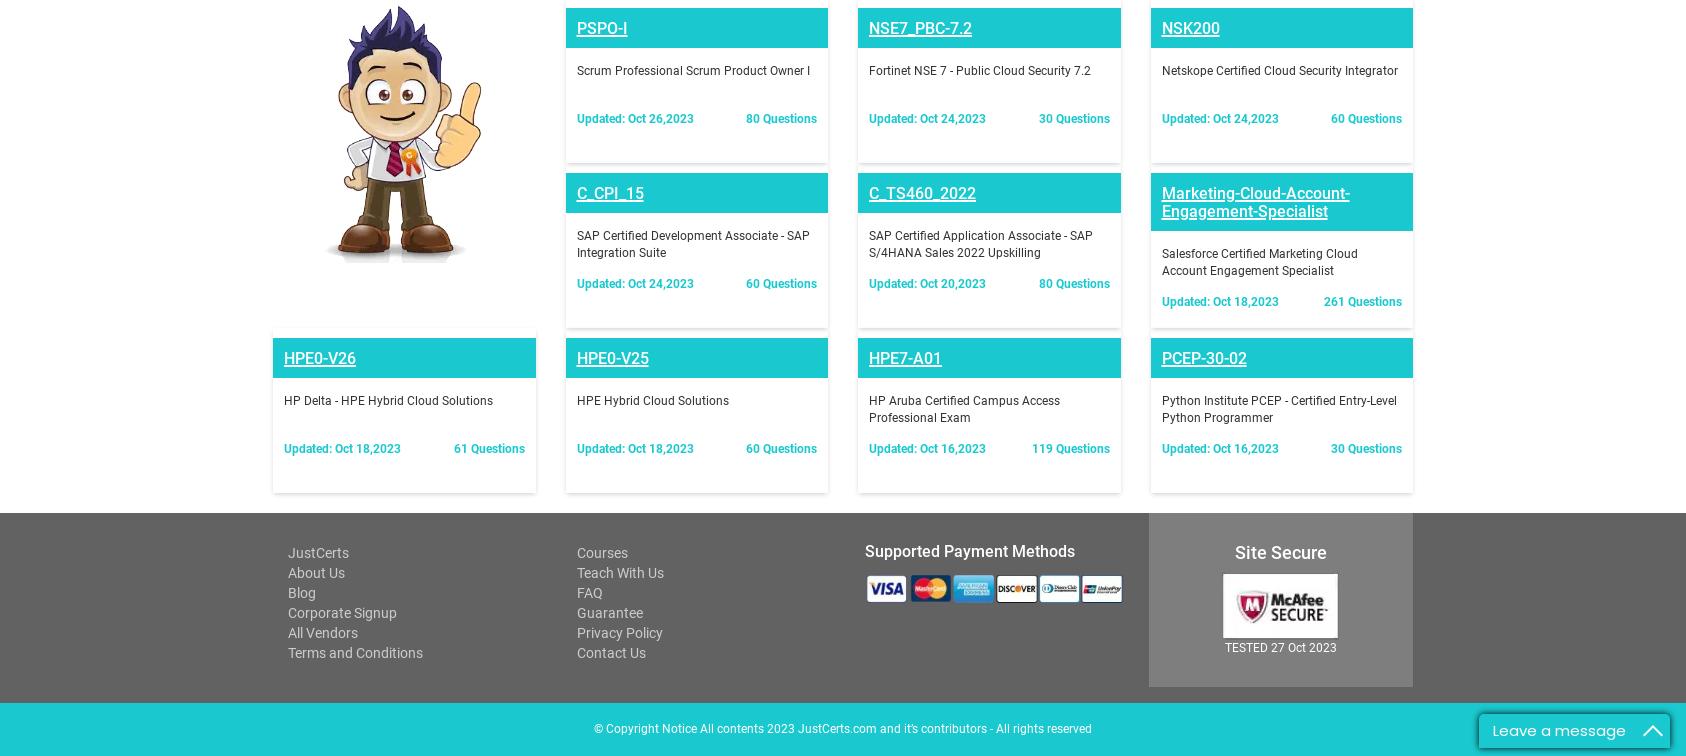  Describe the element at coordinates (574, 392) in the screenshot. I see `'Contact Us'` at that location.